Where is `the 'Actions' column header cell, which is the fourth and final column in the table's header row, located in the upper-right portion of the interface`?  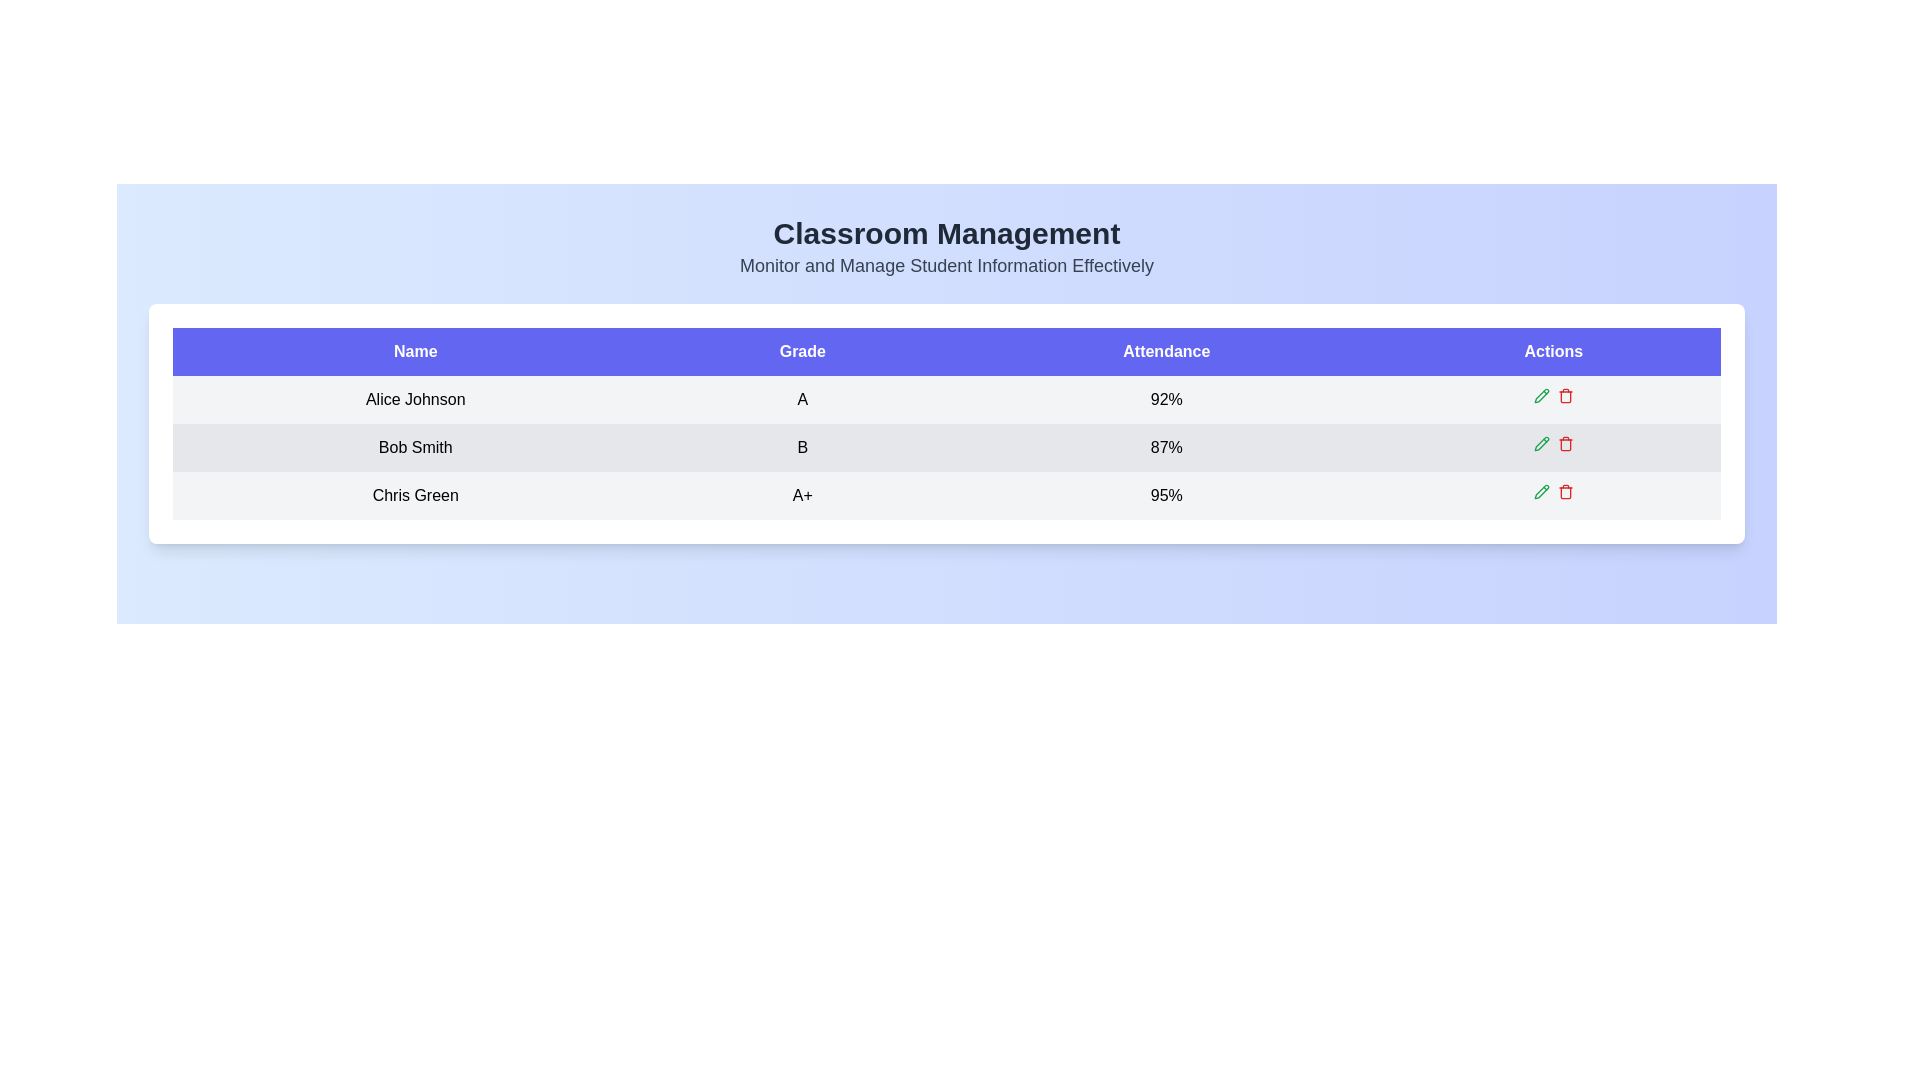
the 'Actions' column header cell, which is the fourth and final column in the table's header row, located in the upper-right portion of the interface is located at coordinates (1552, 350).